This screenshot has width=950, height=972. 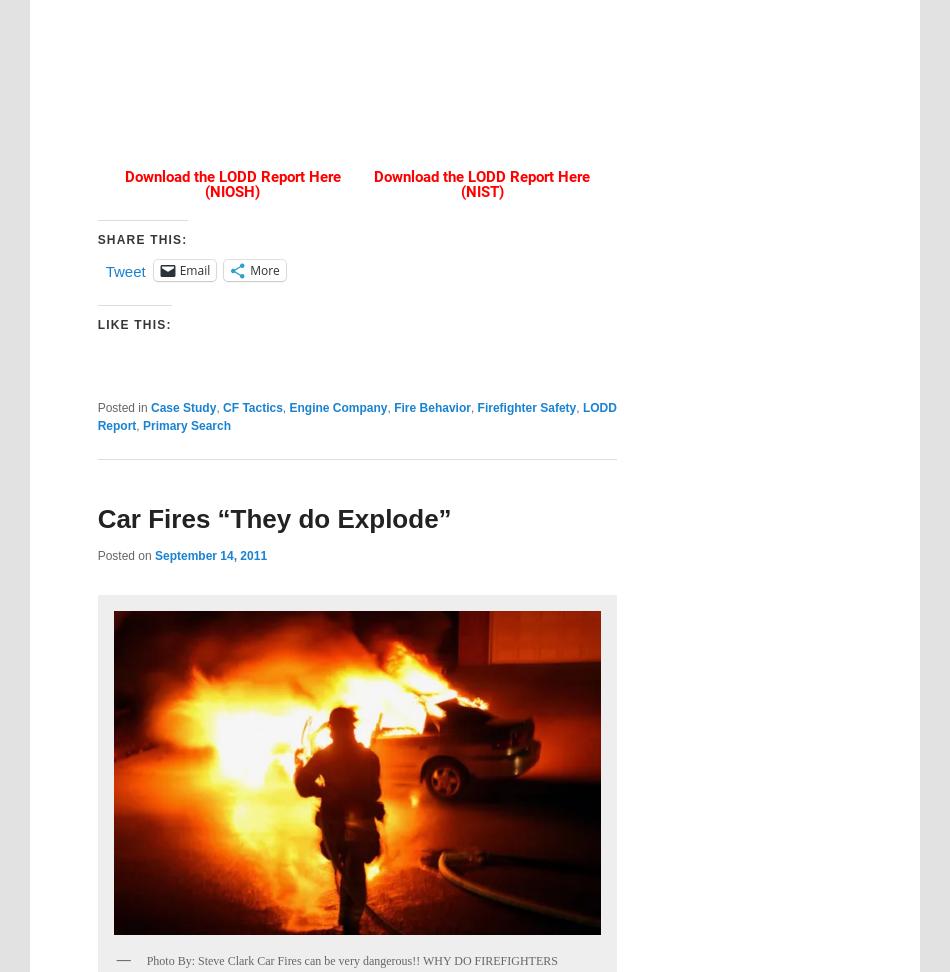 I want to click on 'Download the LODD Report Here (NIST)', so click(x=482, y=183).